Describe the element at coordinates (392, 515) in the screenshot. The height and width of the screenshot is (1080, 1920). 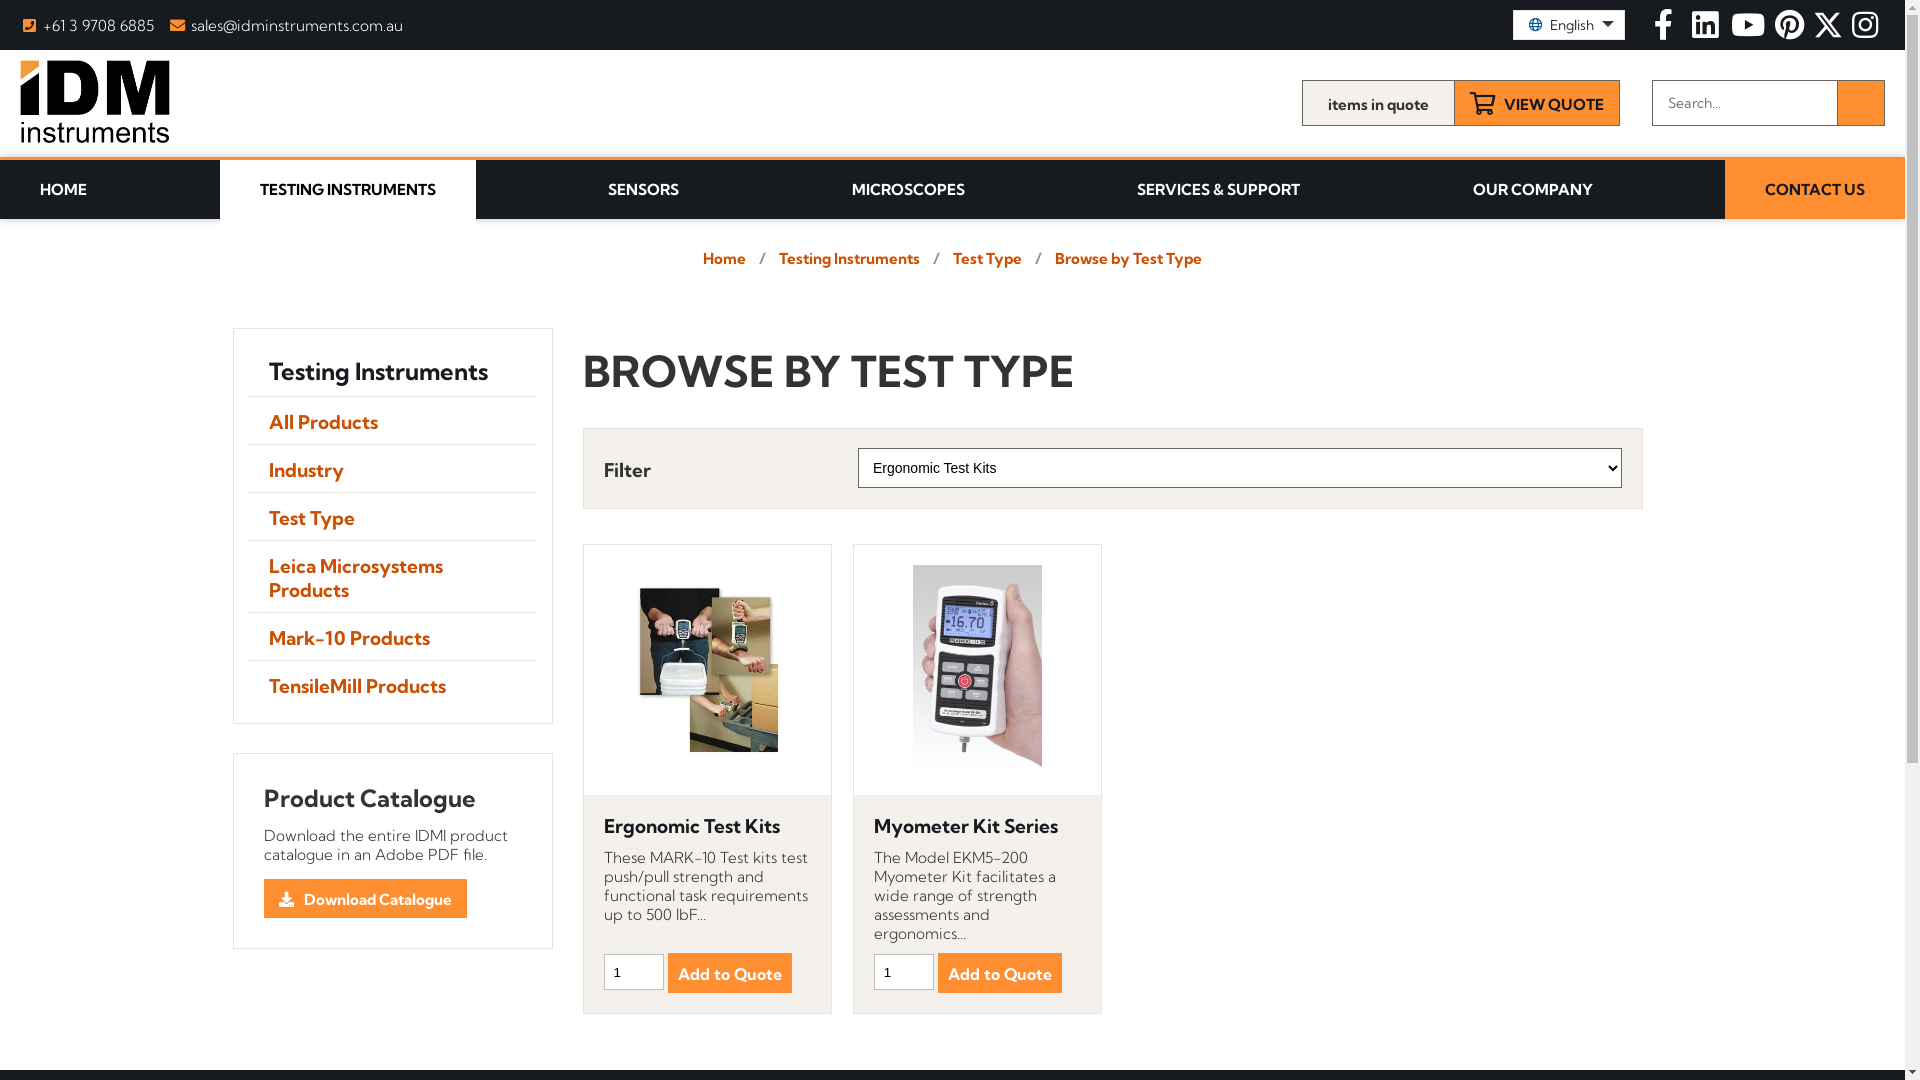
I see `'Test Type'` at that location.